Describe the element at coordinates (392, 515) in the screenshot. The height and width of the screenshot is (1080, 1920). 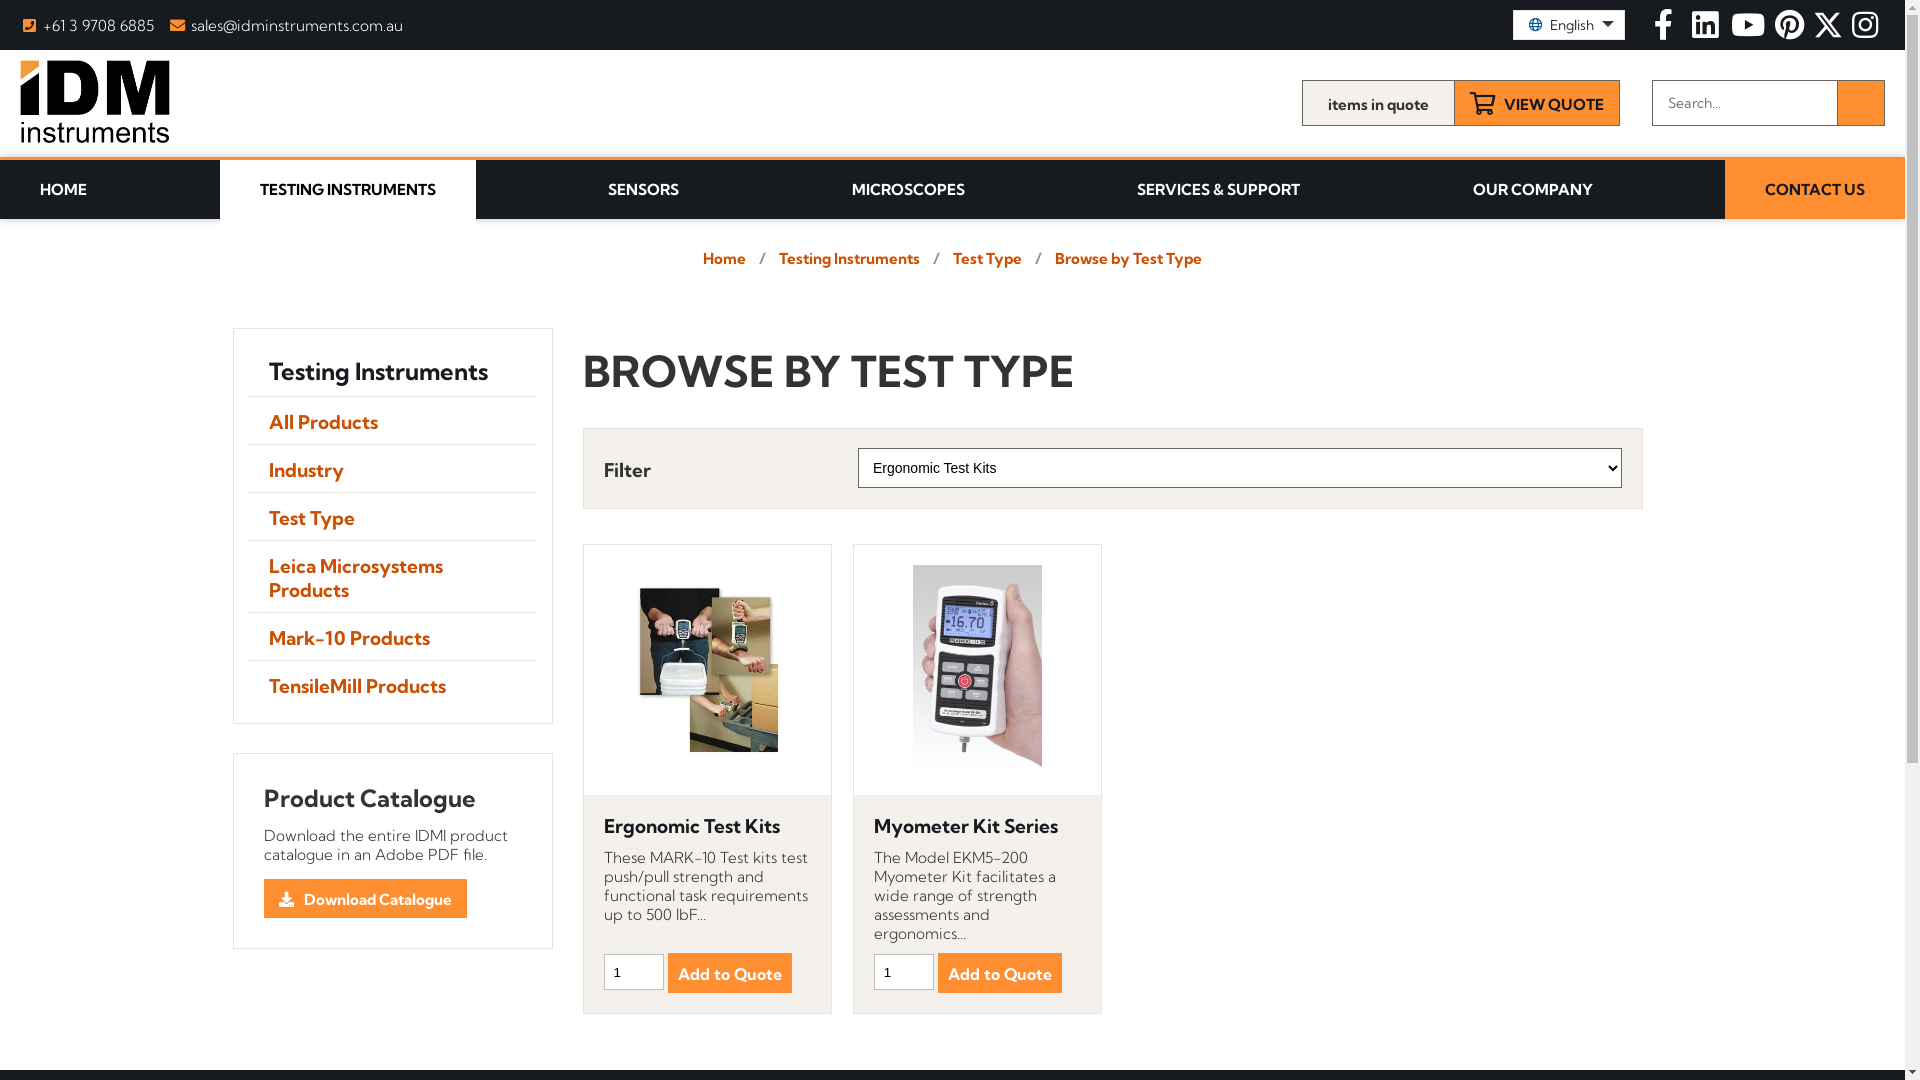
I see `'Test Type'` at that location.